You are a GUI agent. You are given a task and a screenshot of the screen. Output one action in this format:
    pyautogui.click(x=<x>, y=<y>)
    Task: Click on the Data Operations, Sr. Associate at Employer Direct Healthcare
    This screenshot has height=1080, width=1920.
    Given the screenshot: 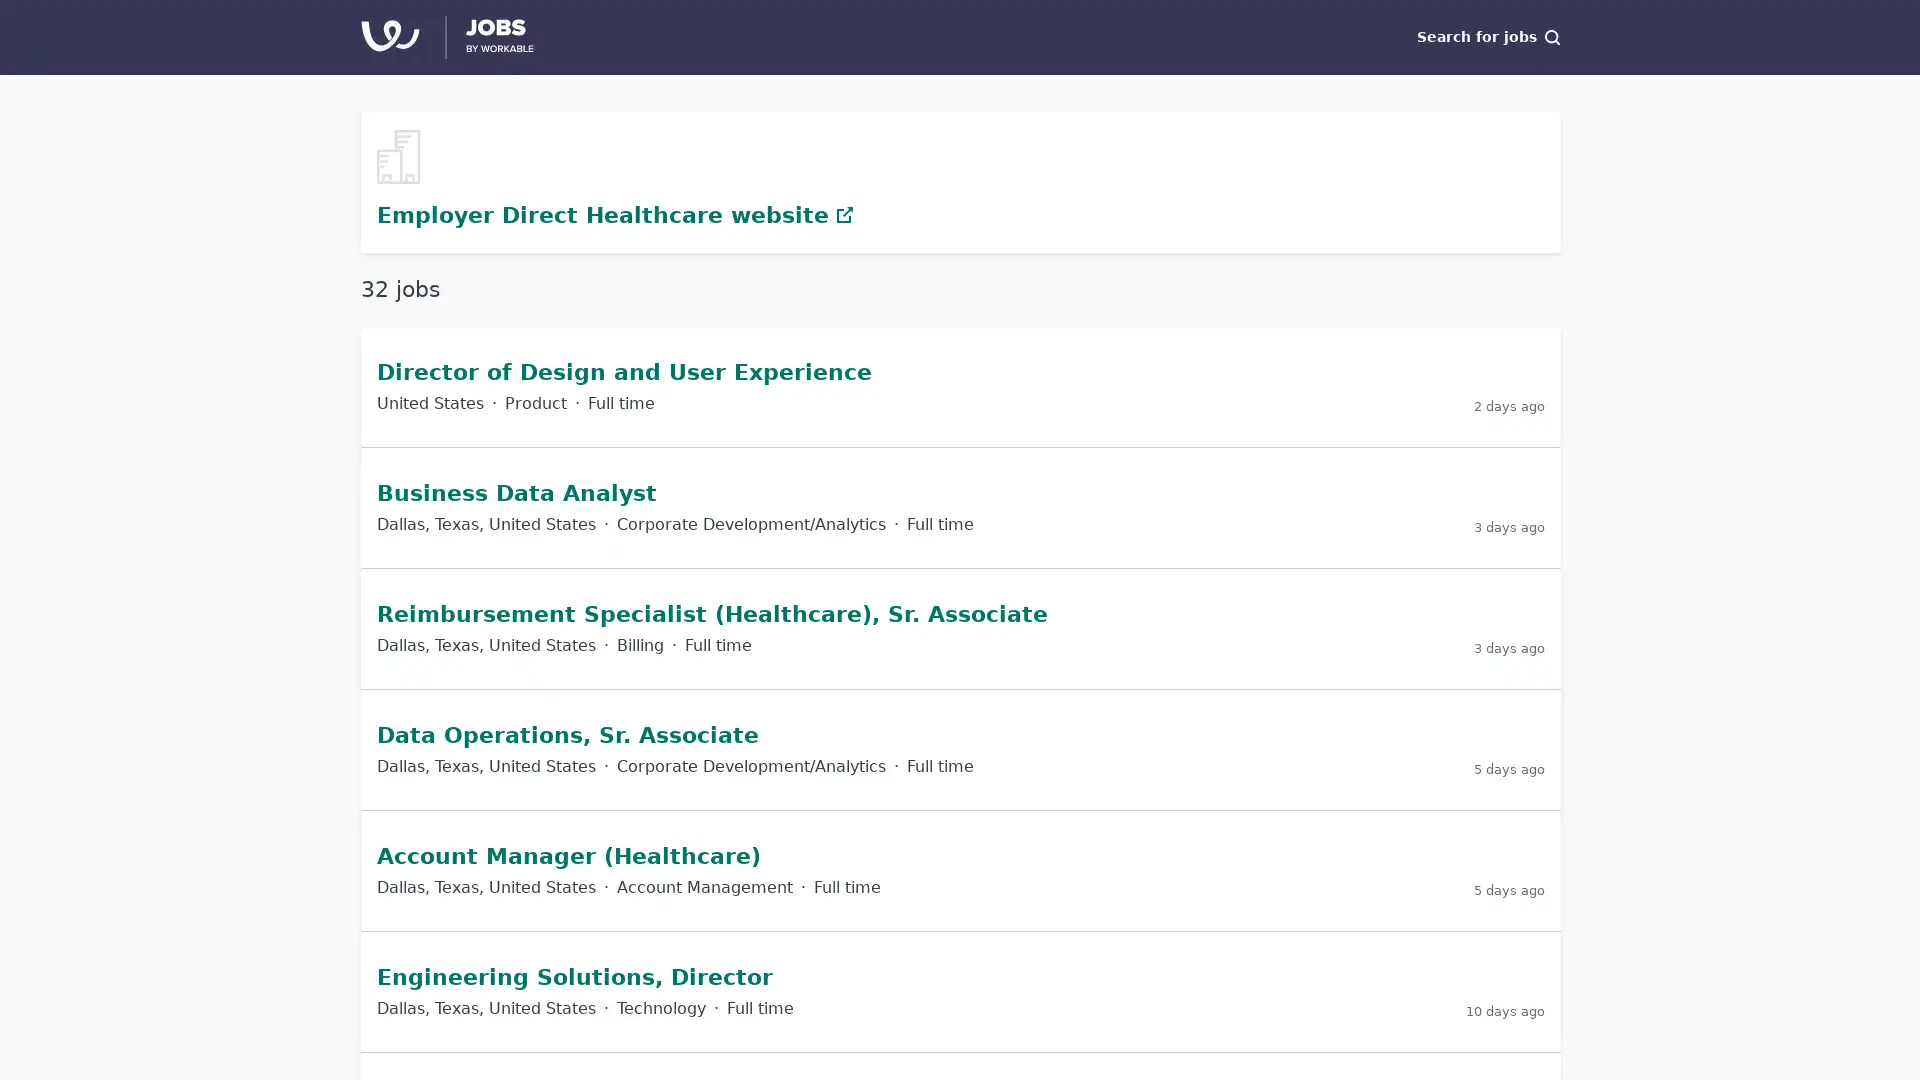 What is the action you would take?
    pyautogui.click(x=960, y=748)
    